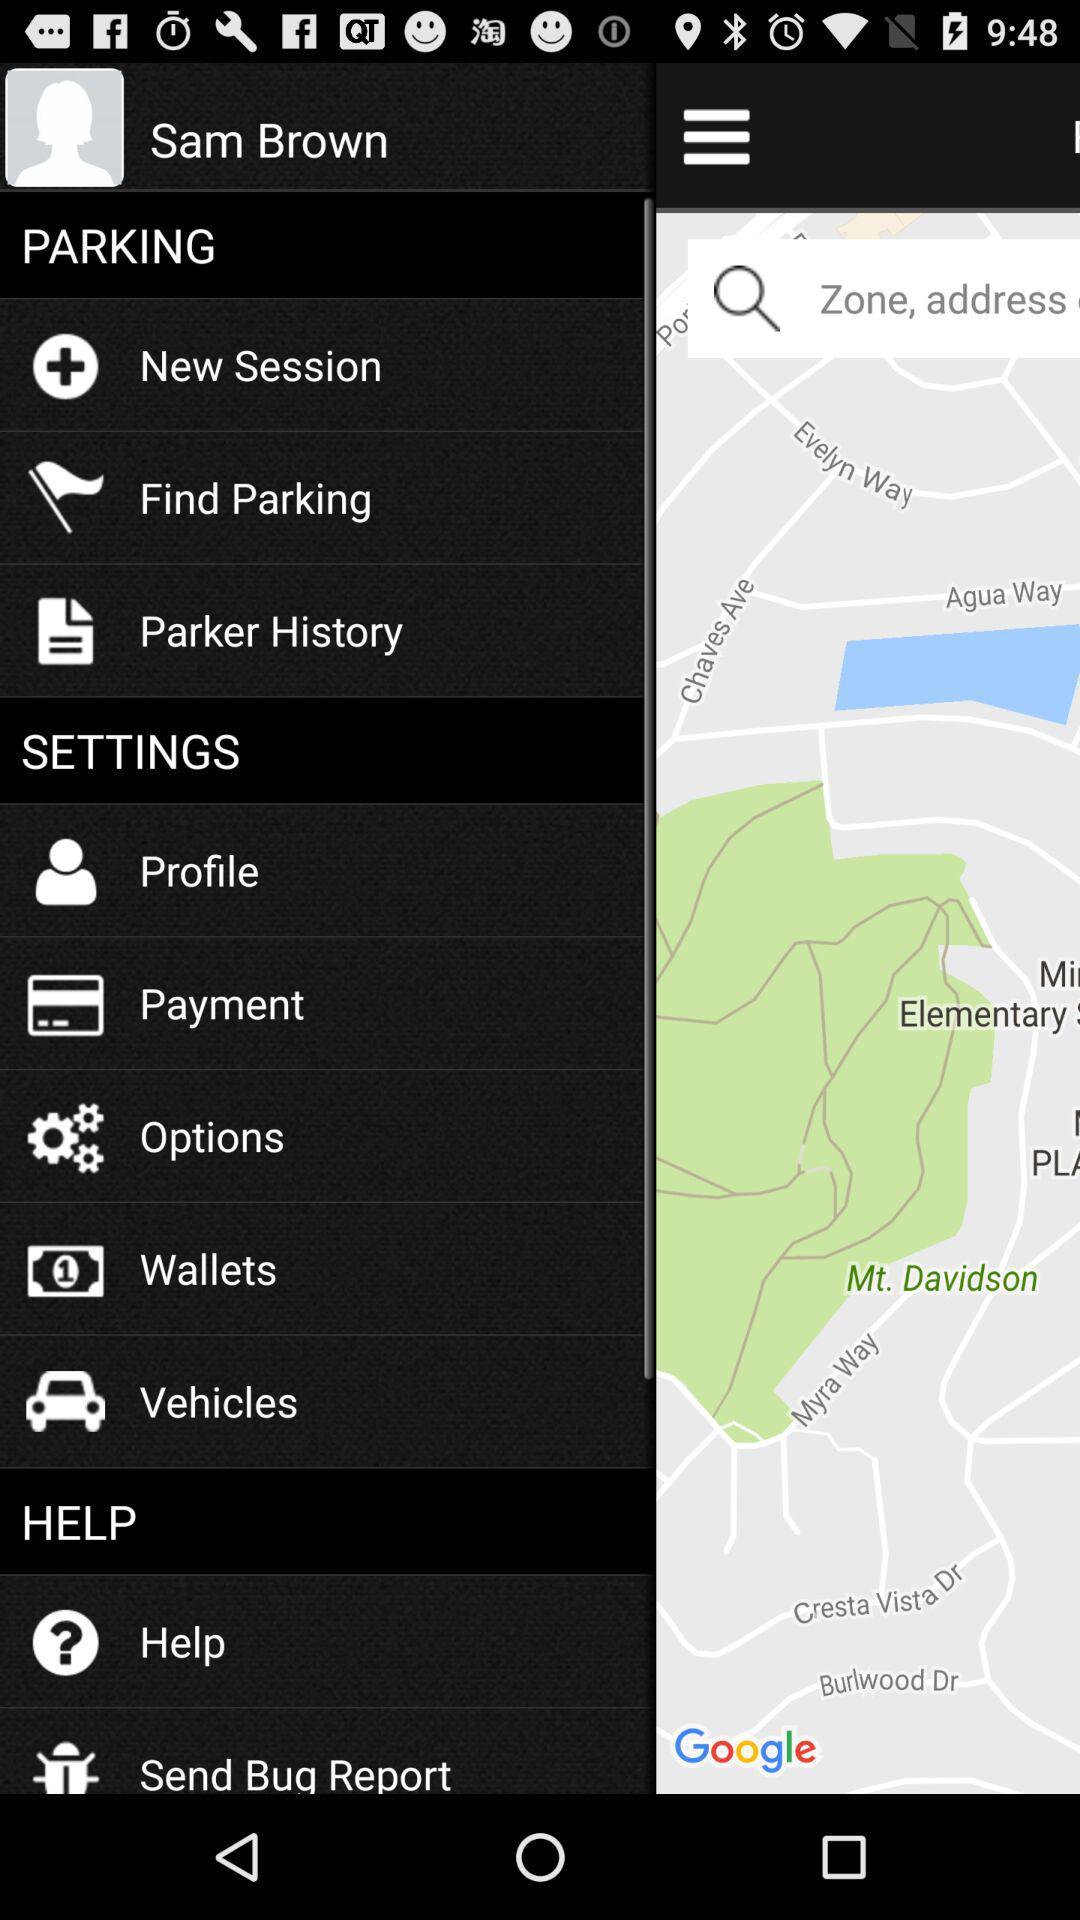 The image size is (1080, 1920). Describe the element at coordinates (271, 628) in the screenshot. I see `the parker history item` at that location.